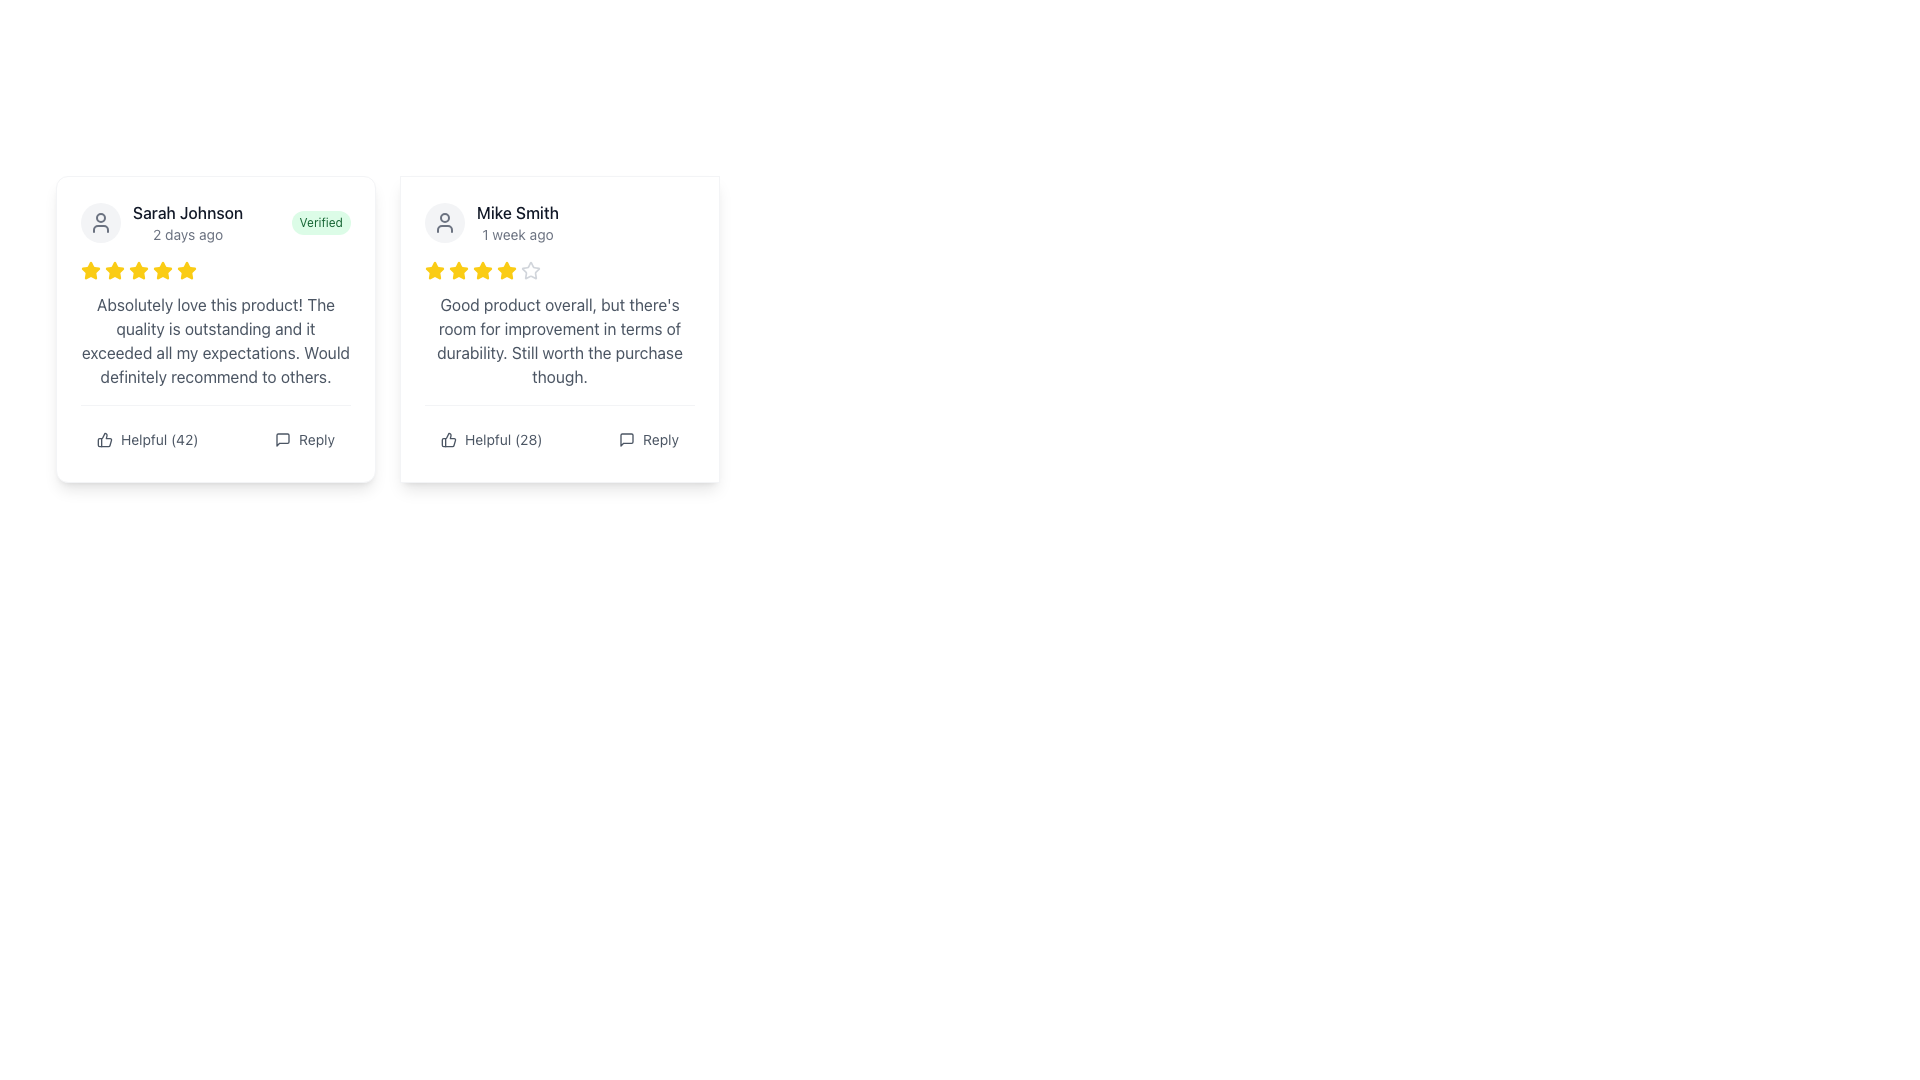 The height and width of the screenshot is (1080, 1920). What do you see at coordinates (99, 223) in the screenshot?
I see `the user profile icon` at bounding box center [99, 223].